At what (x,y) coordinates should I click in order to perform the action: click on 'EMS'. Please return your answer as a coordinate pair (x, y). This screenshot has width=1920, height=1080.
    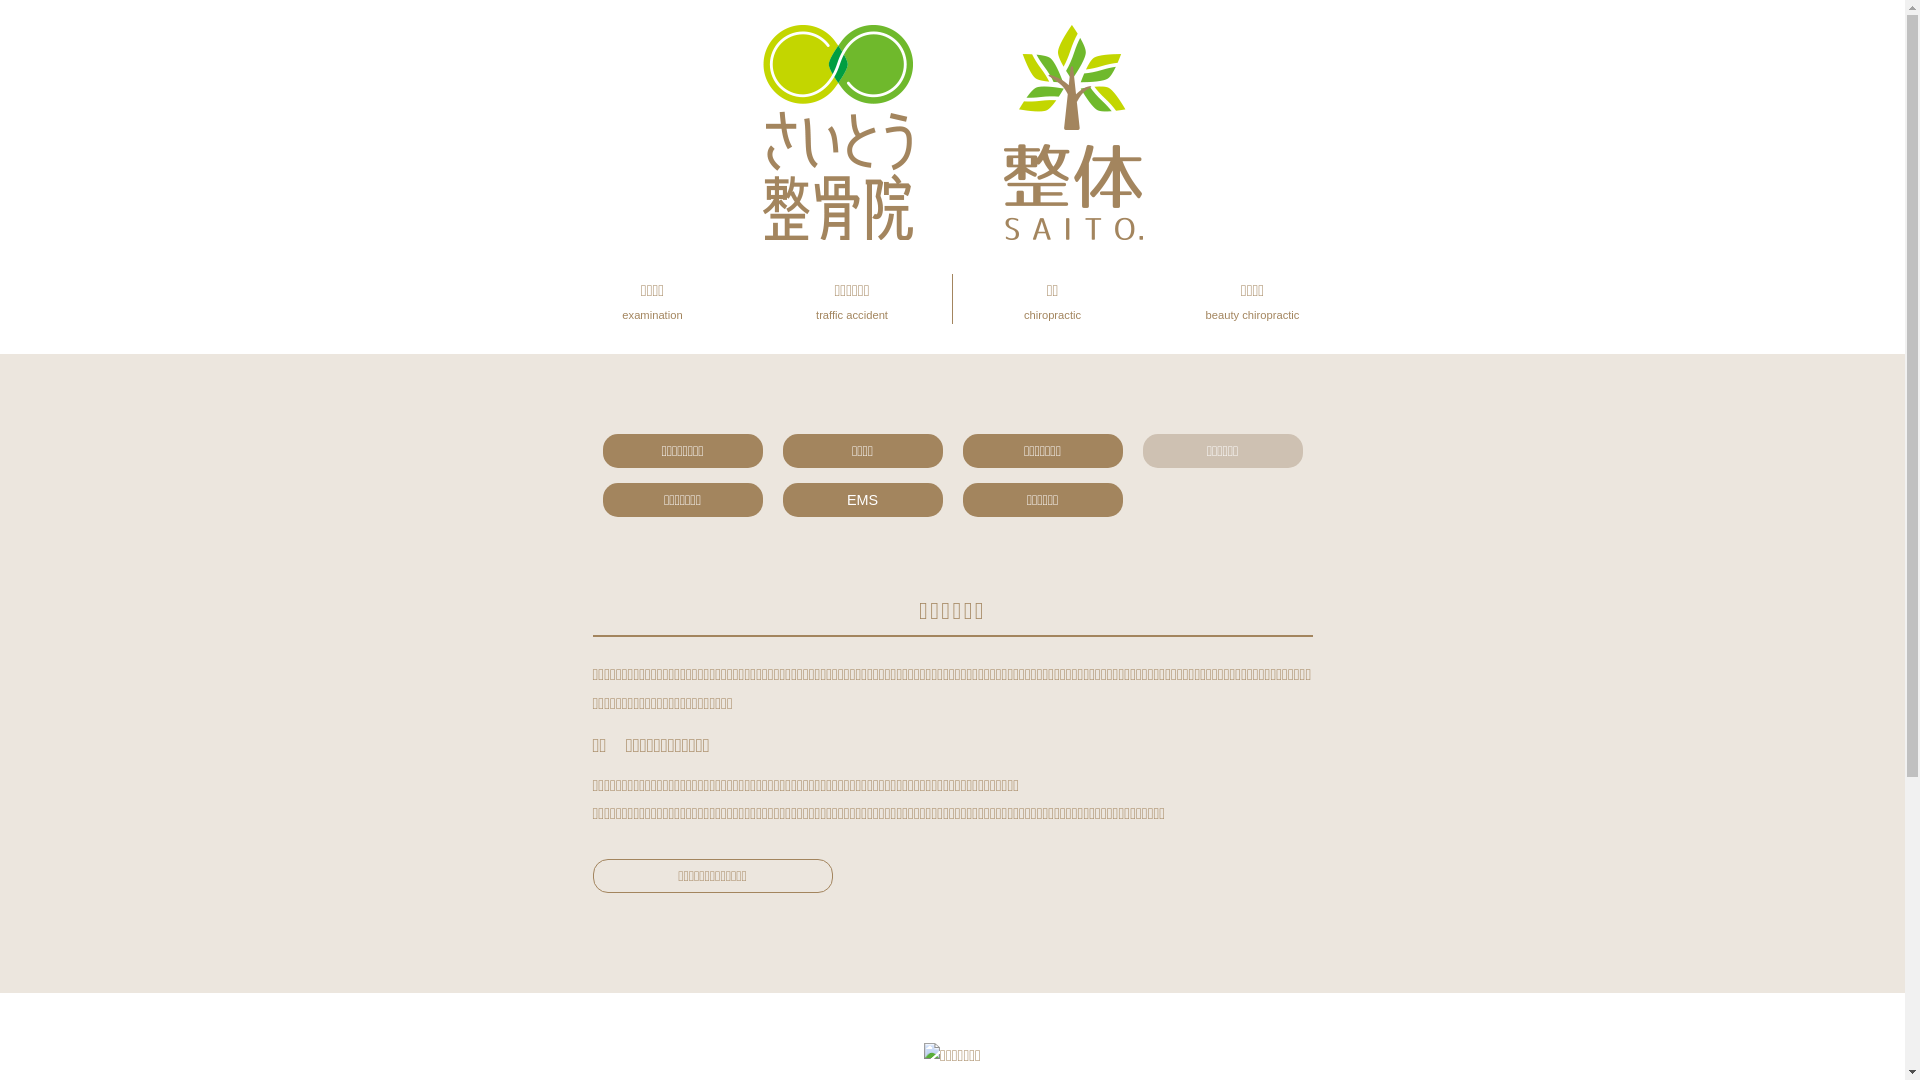
    Looking at the image, I should click on (781, 499).